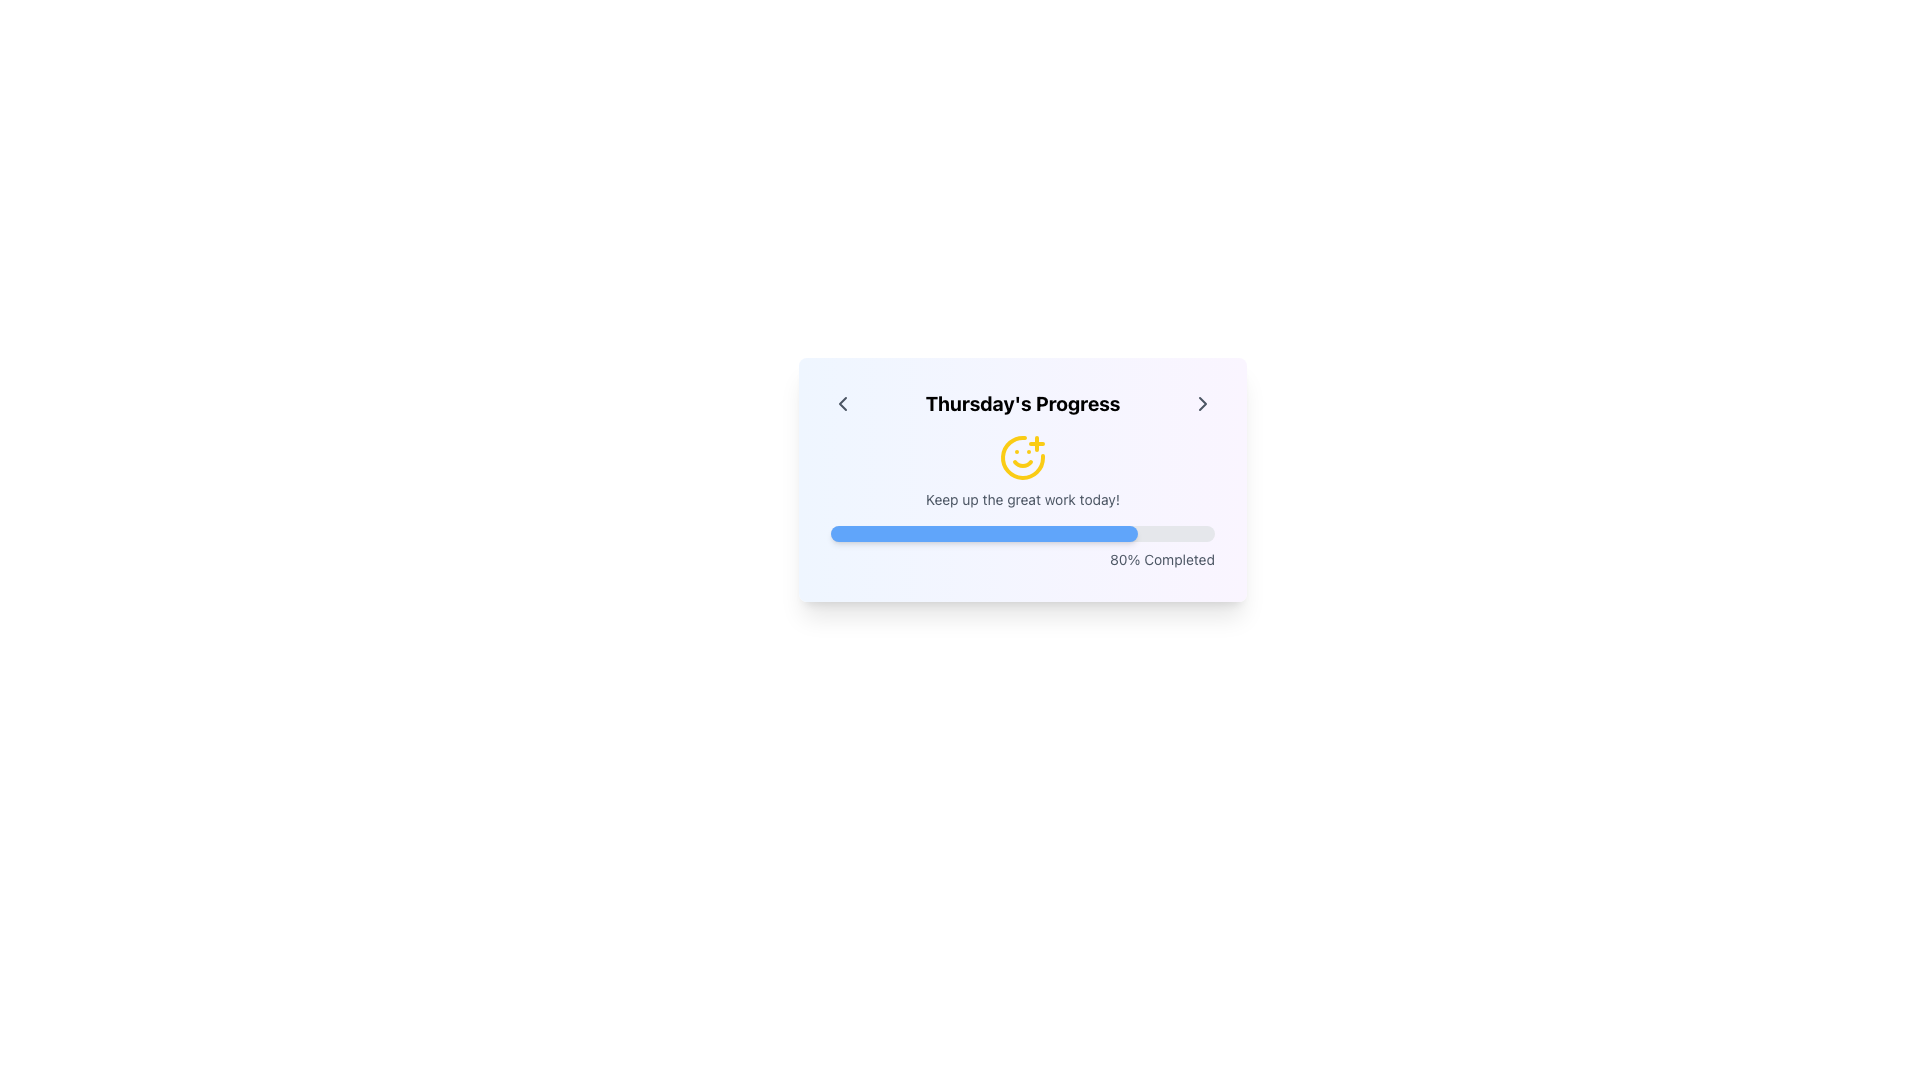 The width and height of the screenshot is (1920, 1080). Describe the element at coordinates (1022, 471) in the screenshot. I see `the motivational feedback text label located in the middle section of the progress tracking card, positioned below the yellow smiling face icon and above the progress bar` at that location.